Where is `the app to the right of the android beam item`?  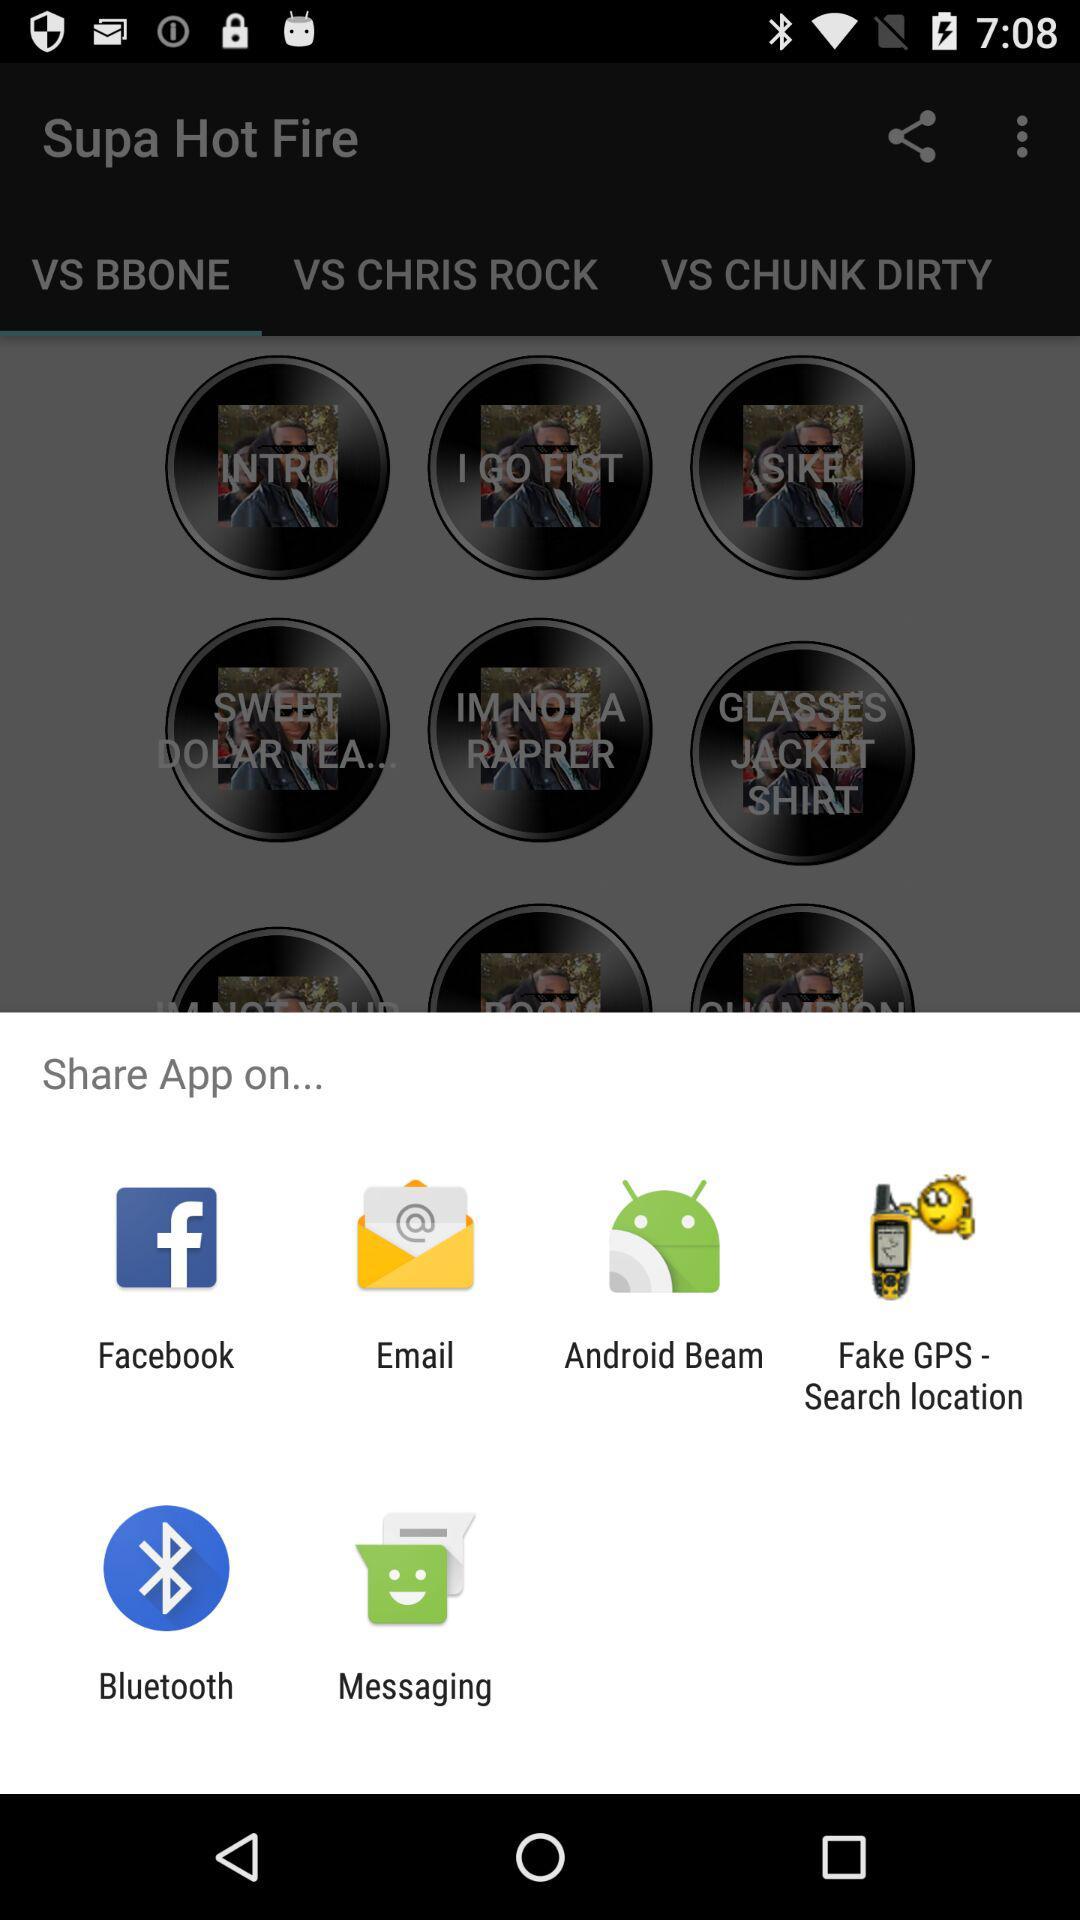 the app to the right of the android beam item is located at coordinates (913, 1374).